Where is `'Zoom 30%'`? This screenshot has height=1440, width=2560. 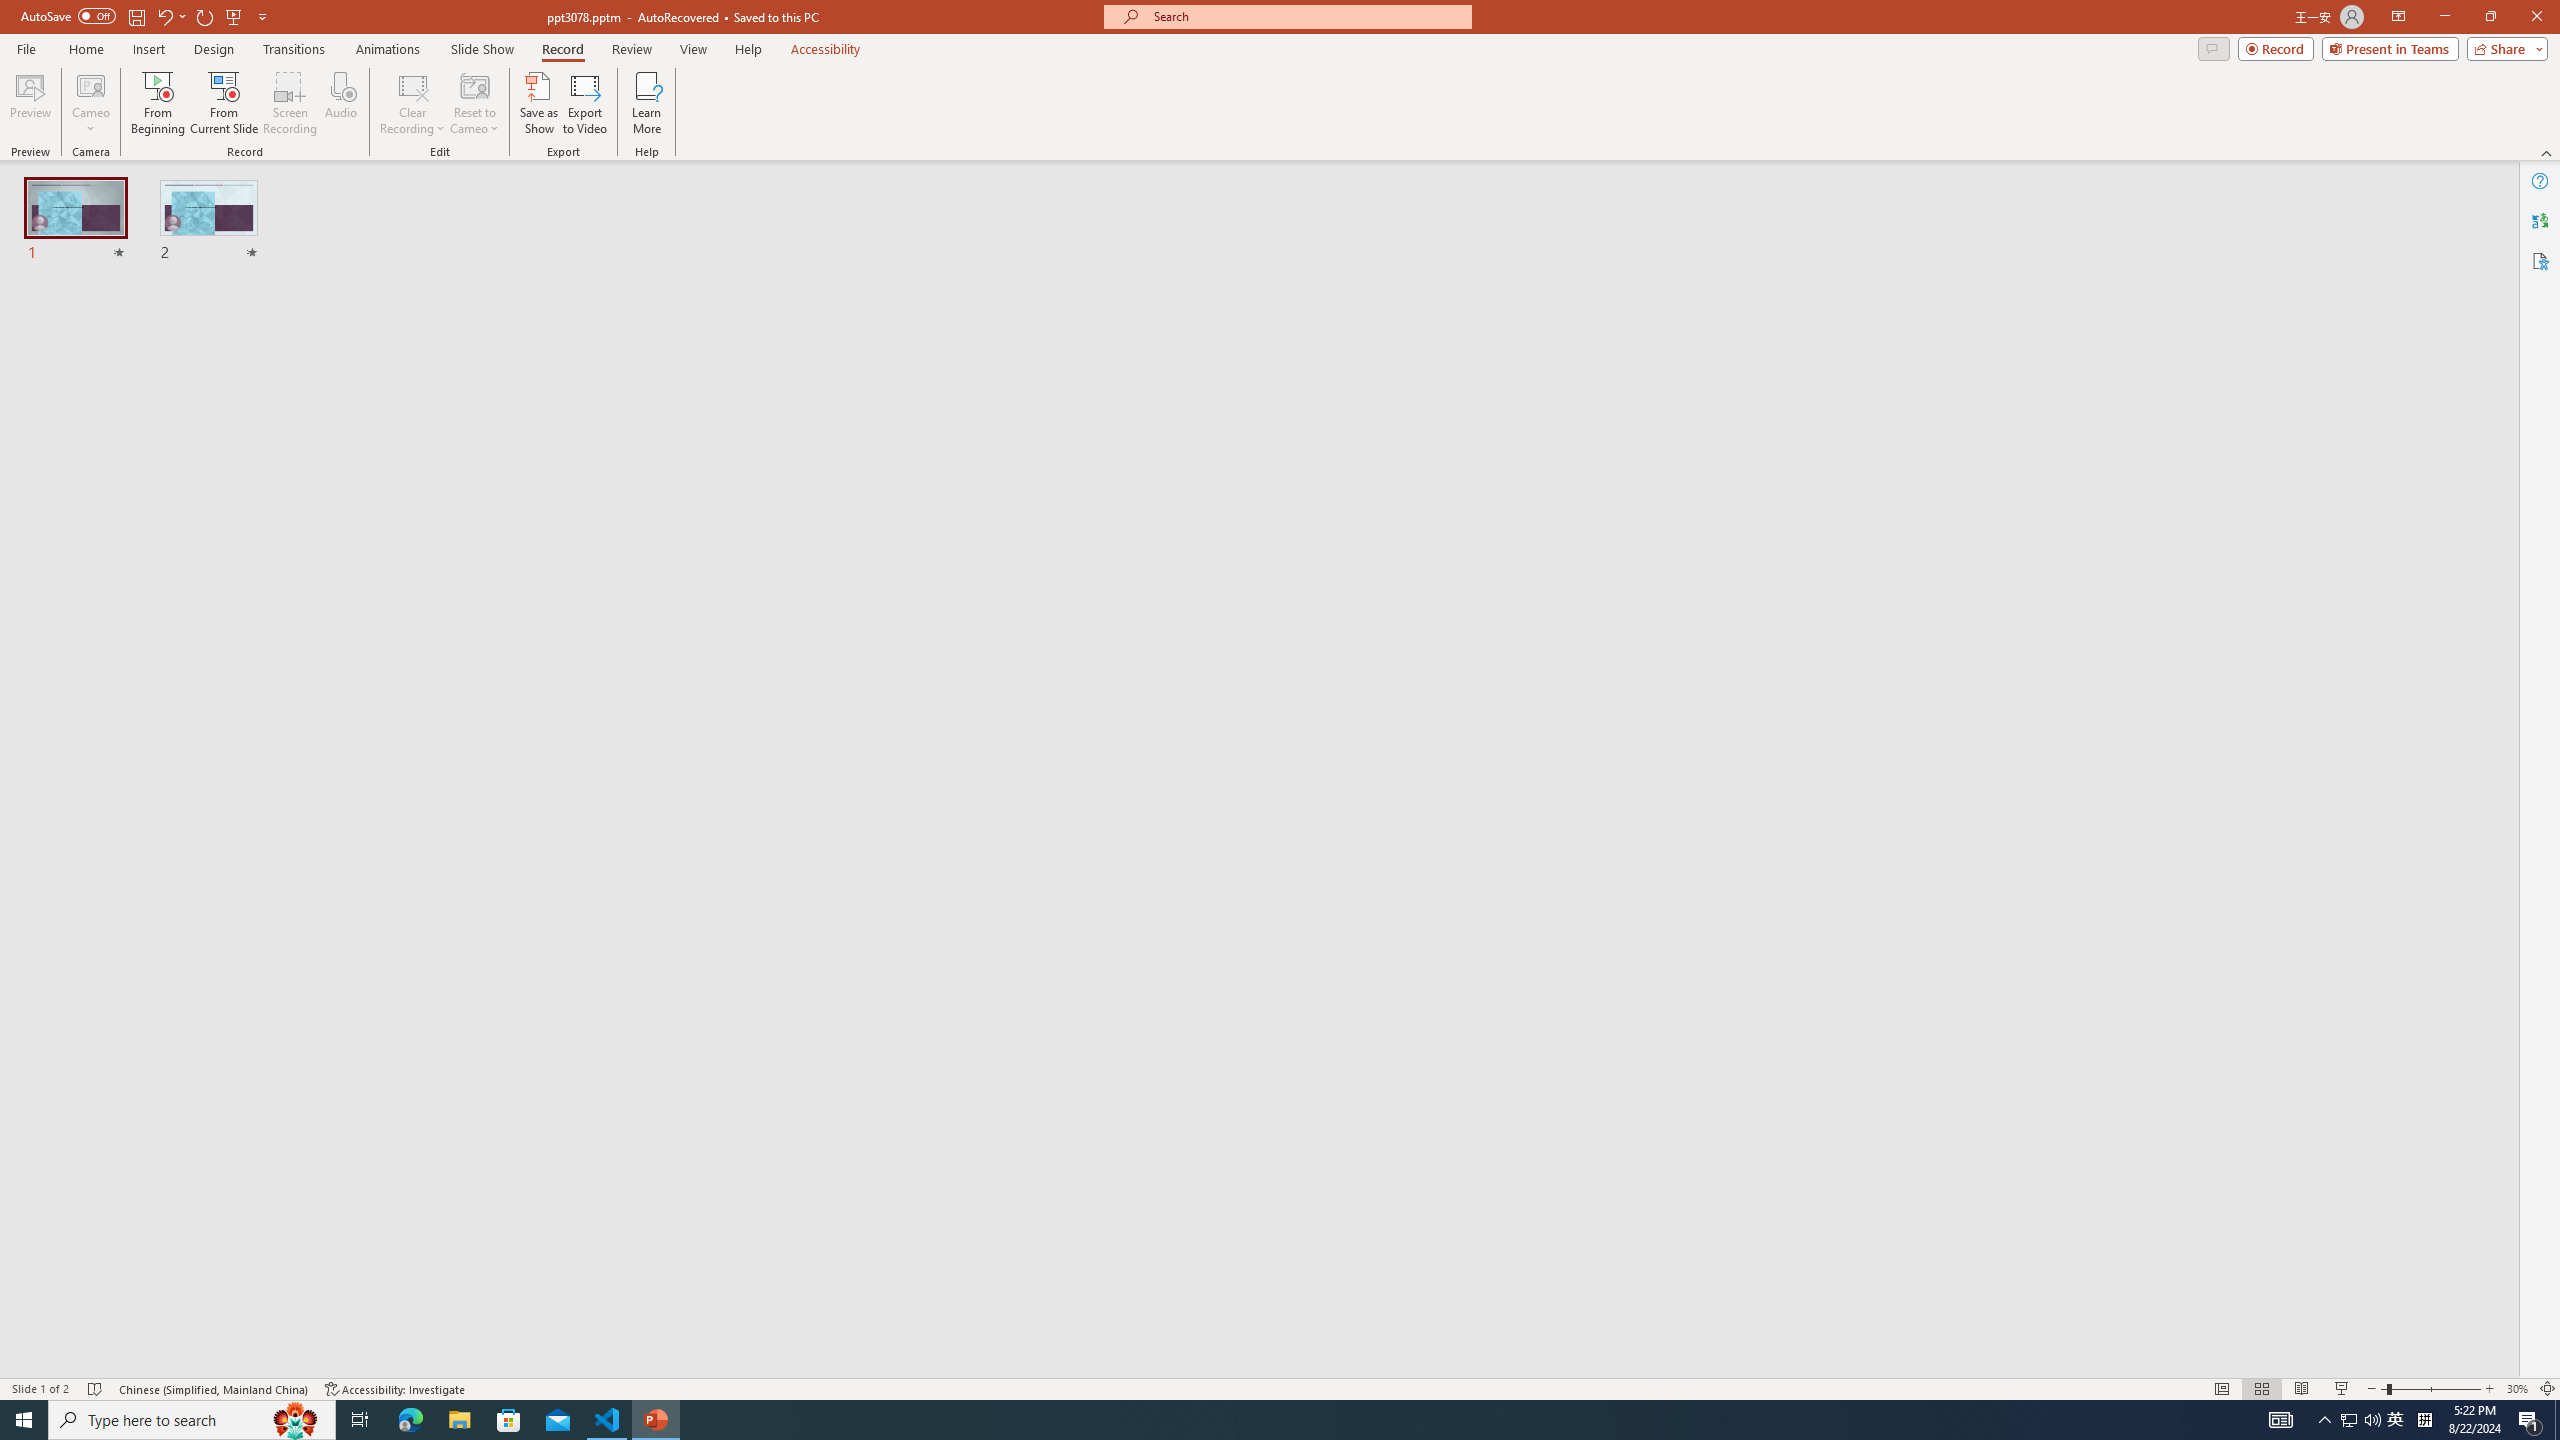
'Zoom 30%' is located at coordinates (2516, 1389).